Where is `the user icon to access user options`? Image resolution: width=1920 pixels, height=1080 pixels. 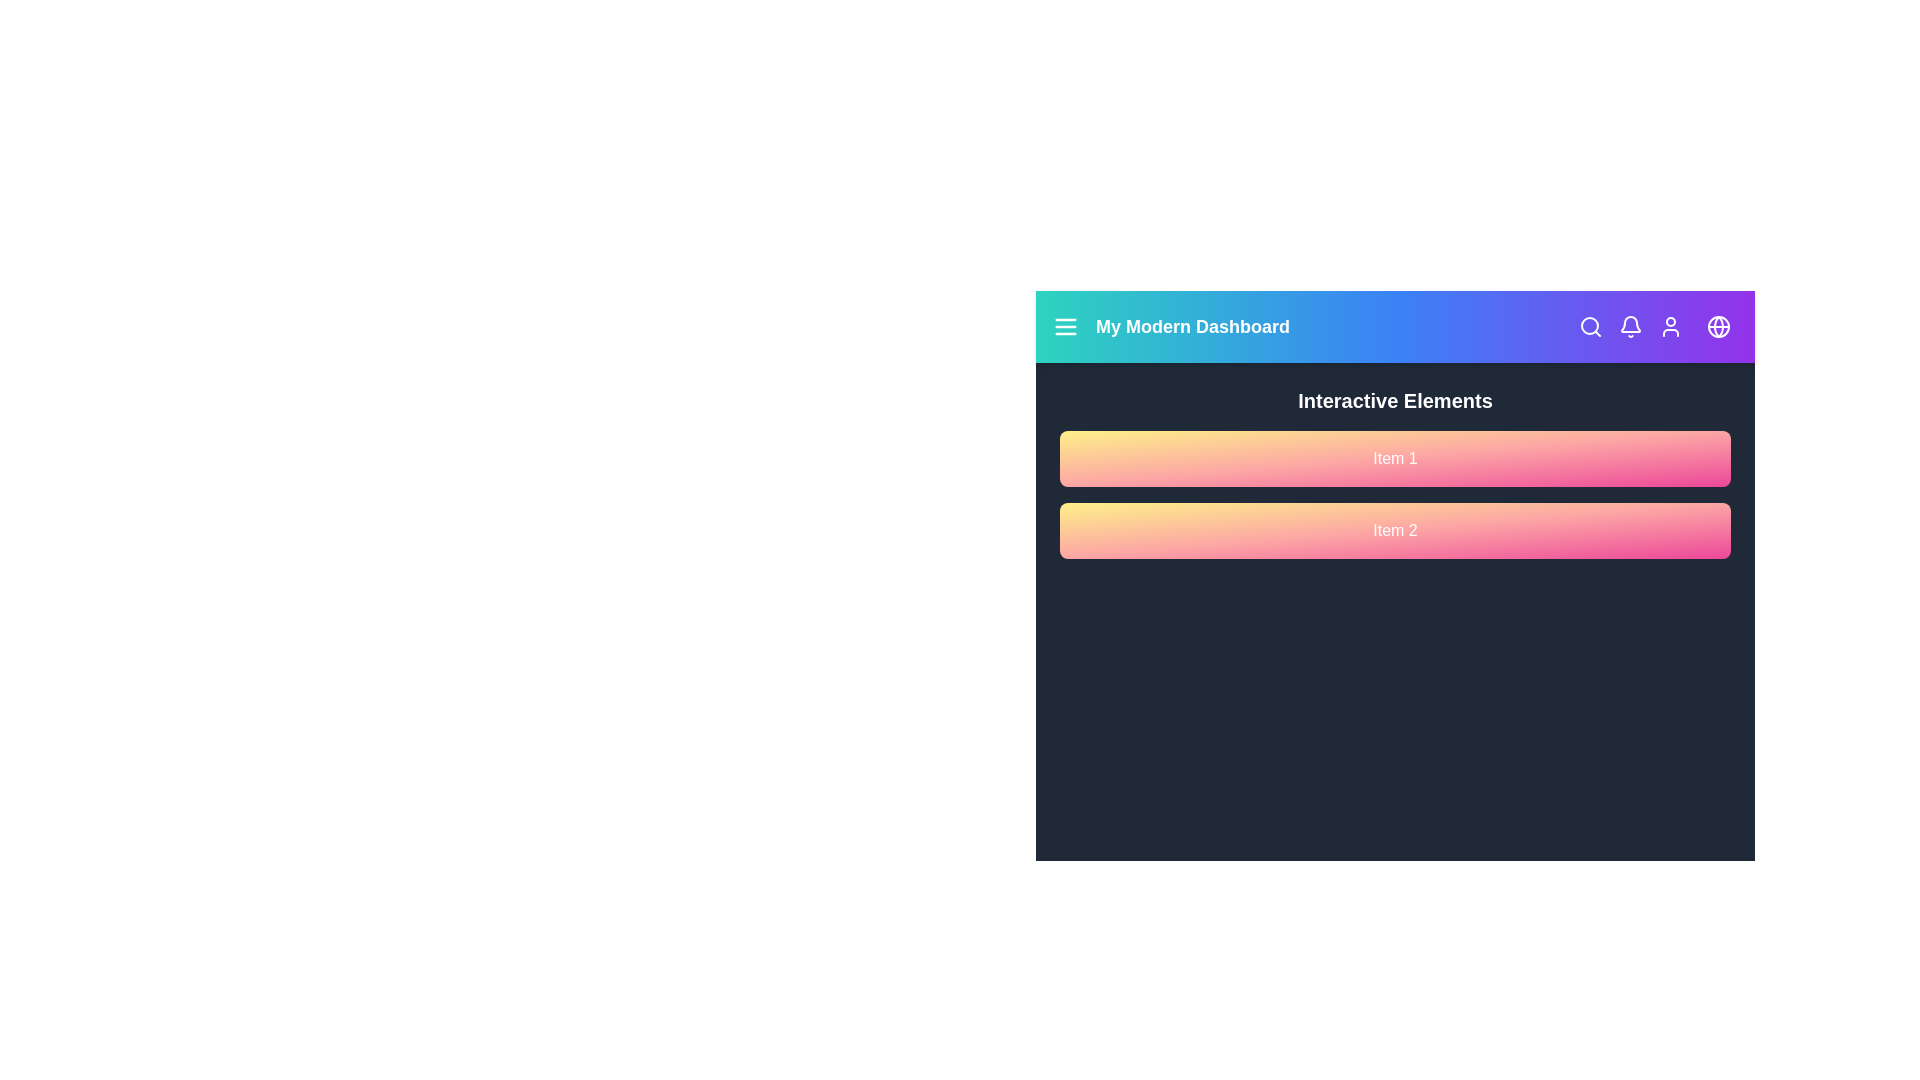 the user icon to access user options is located at coordinates (1670, 326).